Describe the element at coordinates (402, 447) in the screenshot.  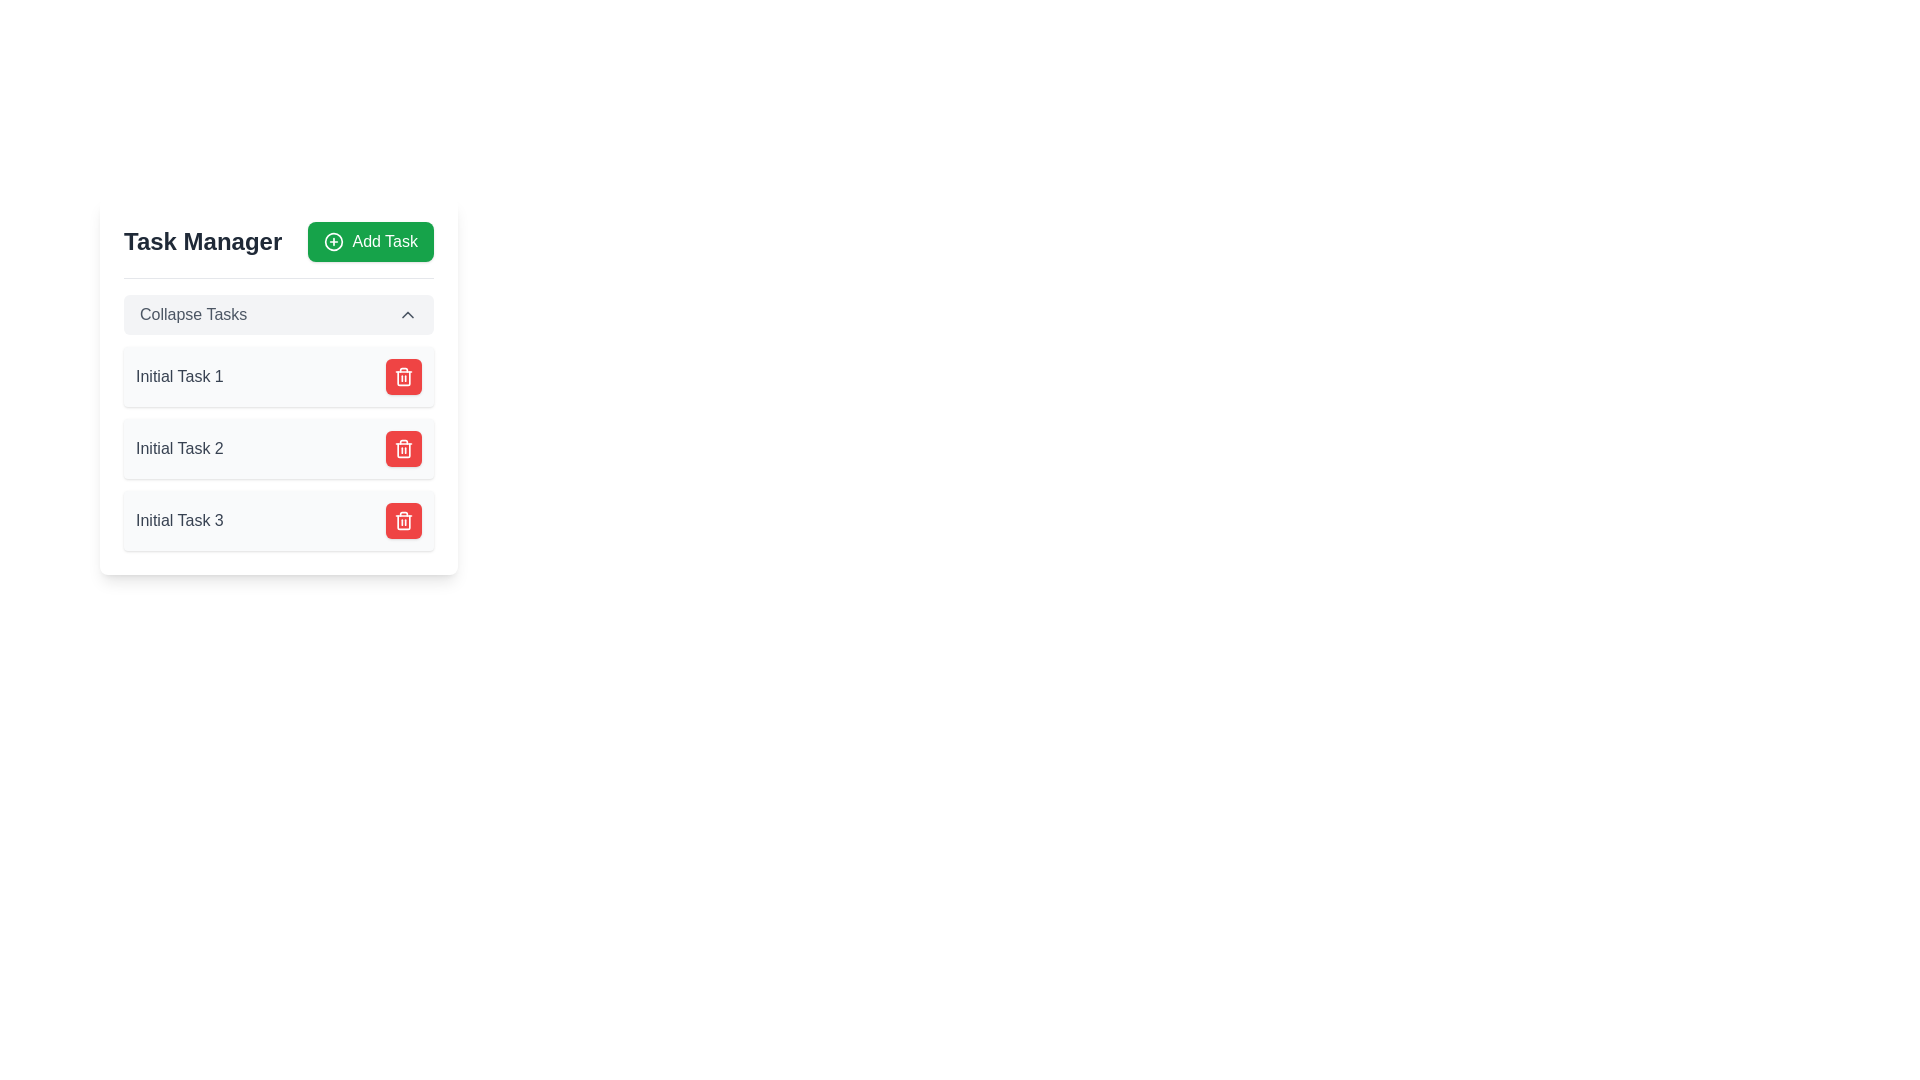
I see `the second delete button located beside the task labeled 'Initial Task 2'` at that location.